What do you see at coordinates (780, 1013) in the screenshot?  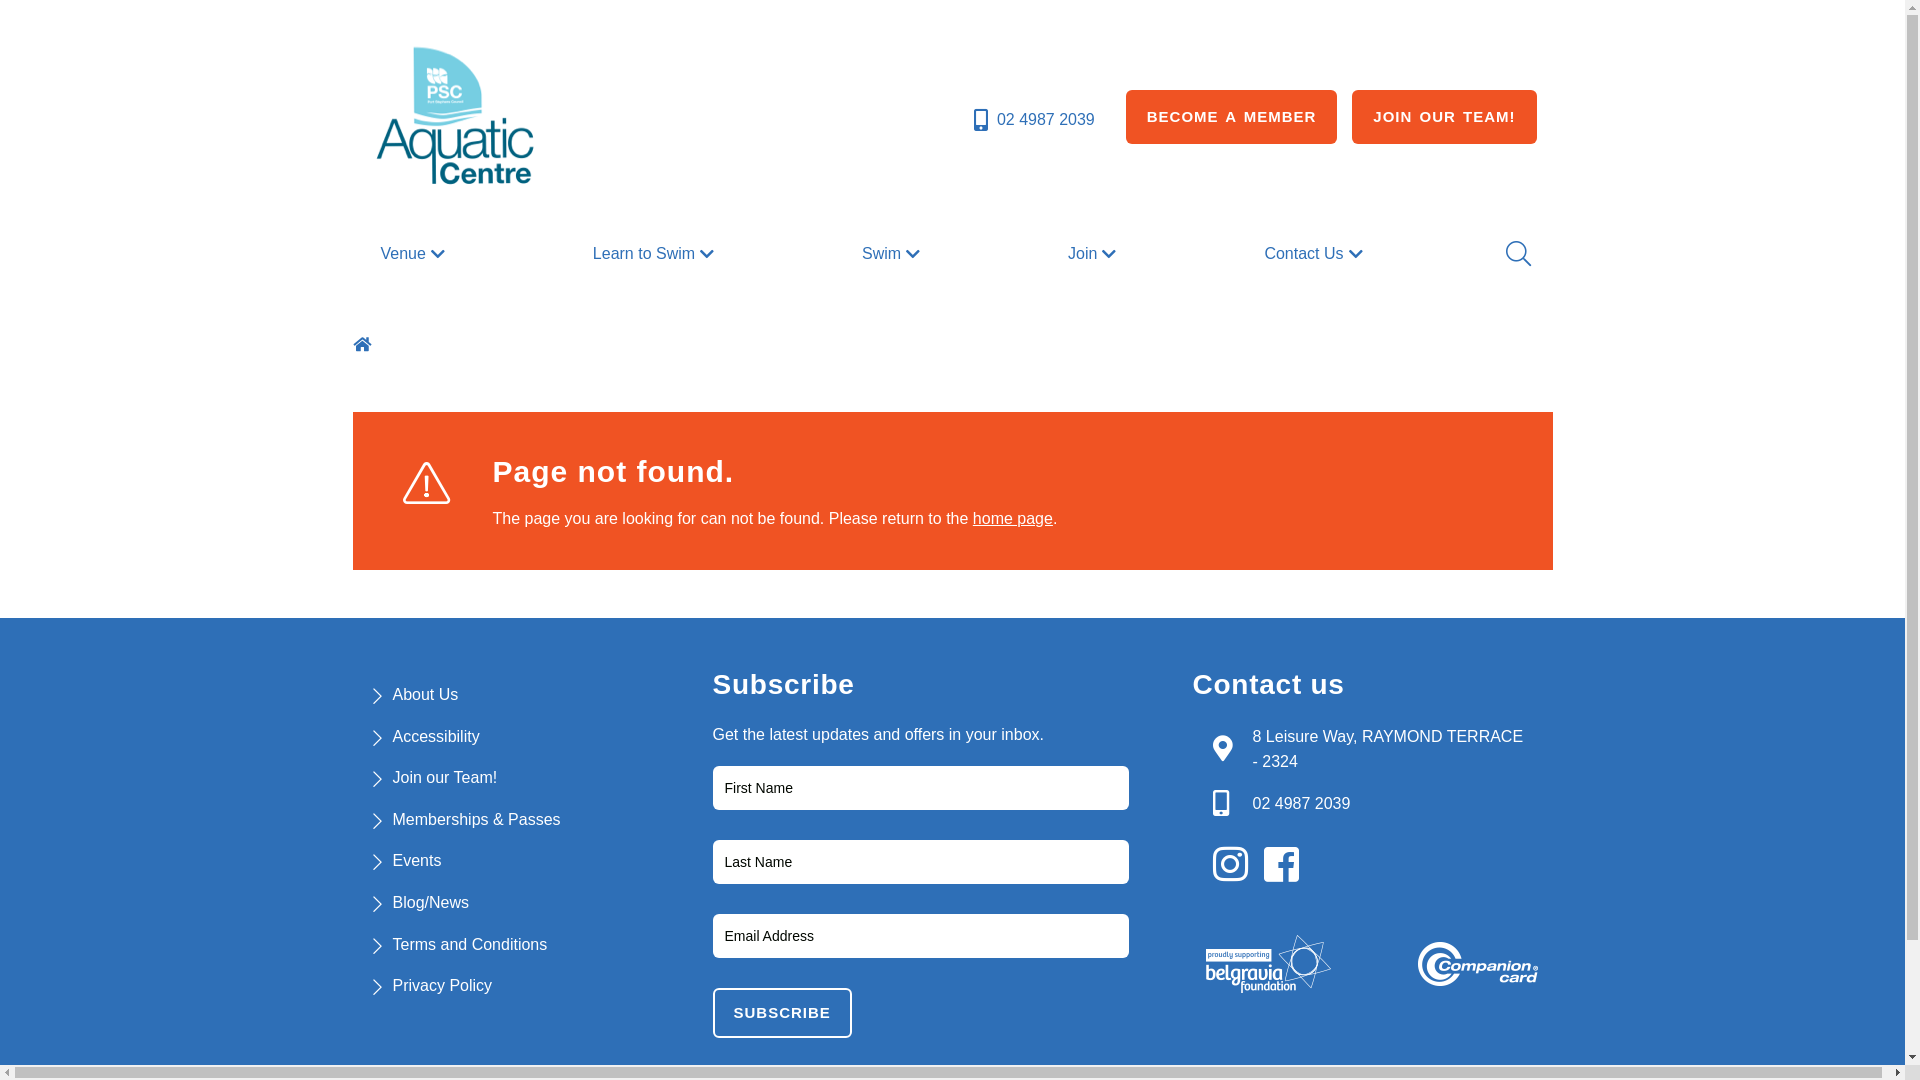 I see `'subscribe'` at bounding box center [780, 1013].